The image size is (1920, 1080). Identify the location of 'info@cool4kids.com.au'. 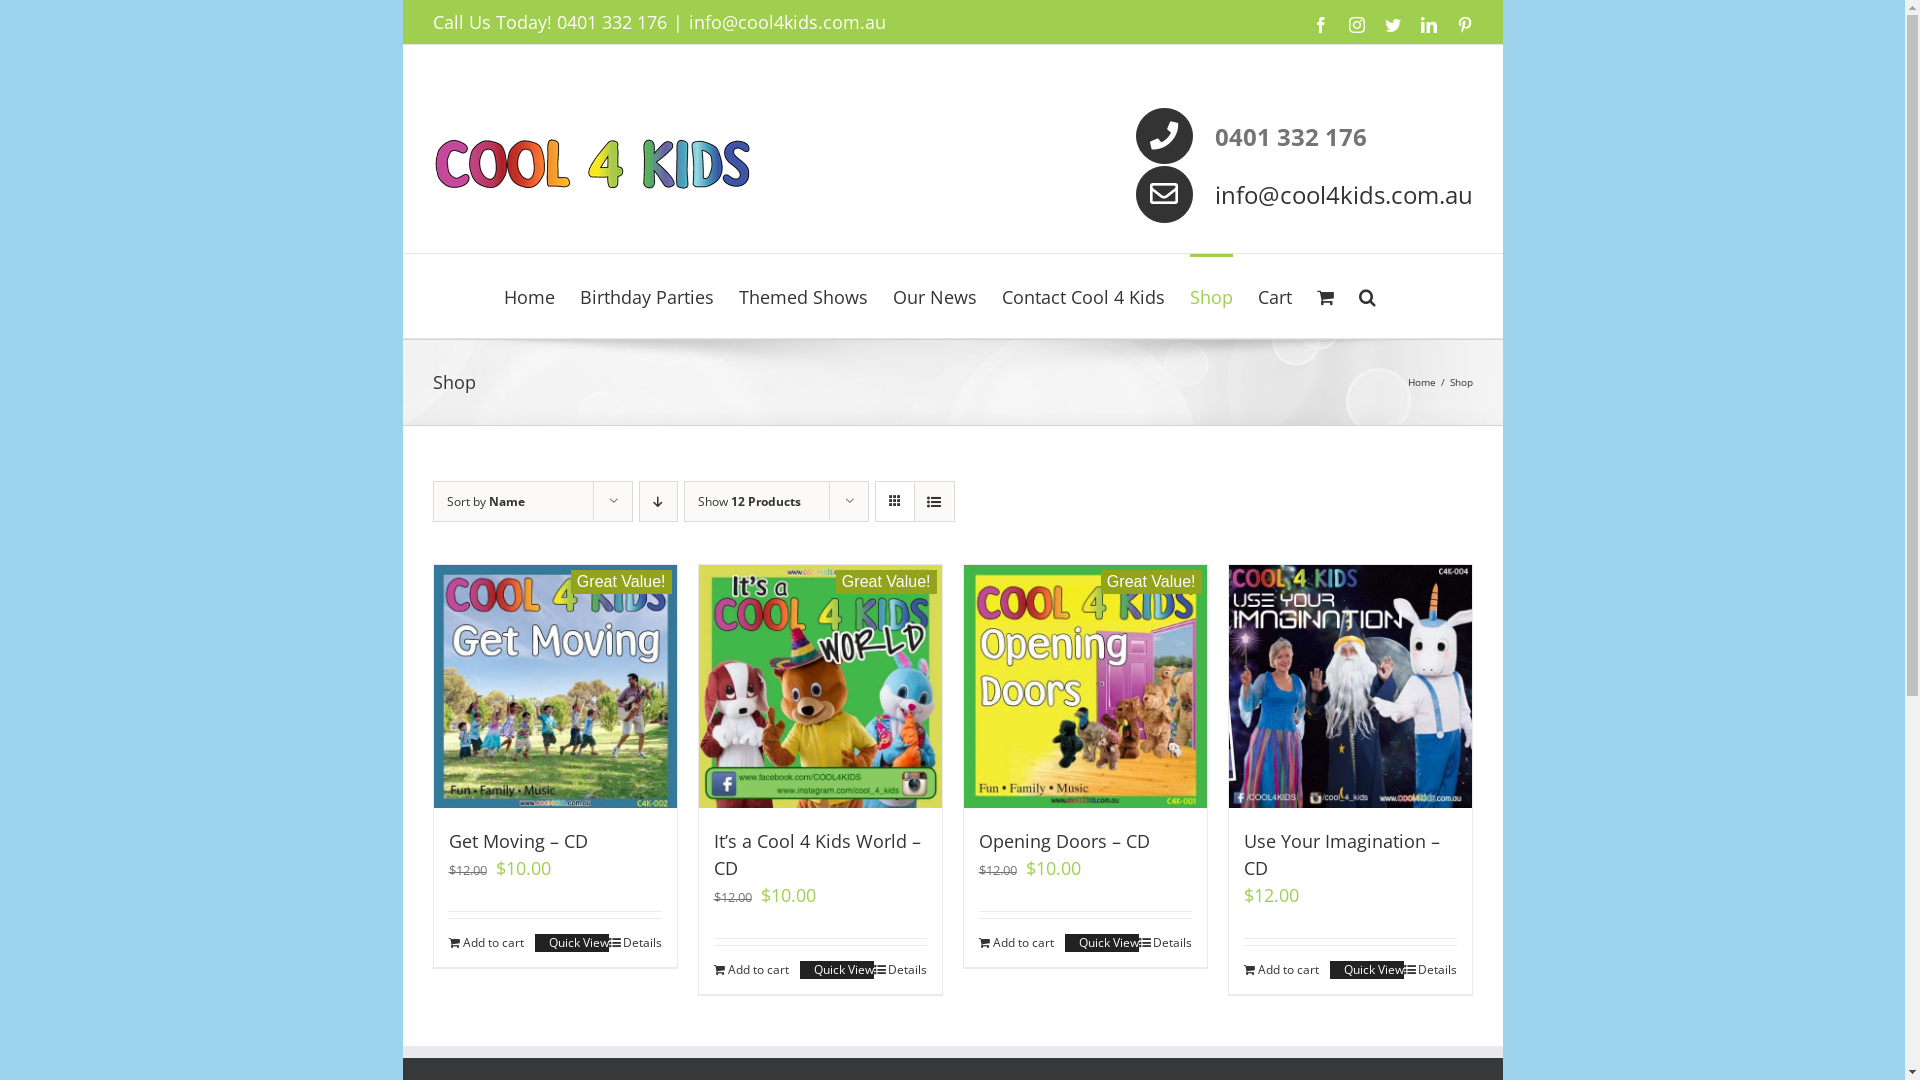
(1343, 194).